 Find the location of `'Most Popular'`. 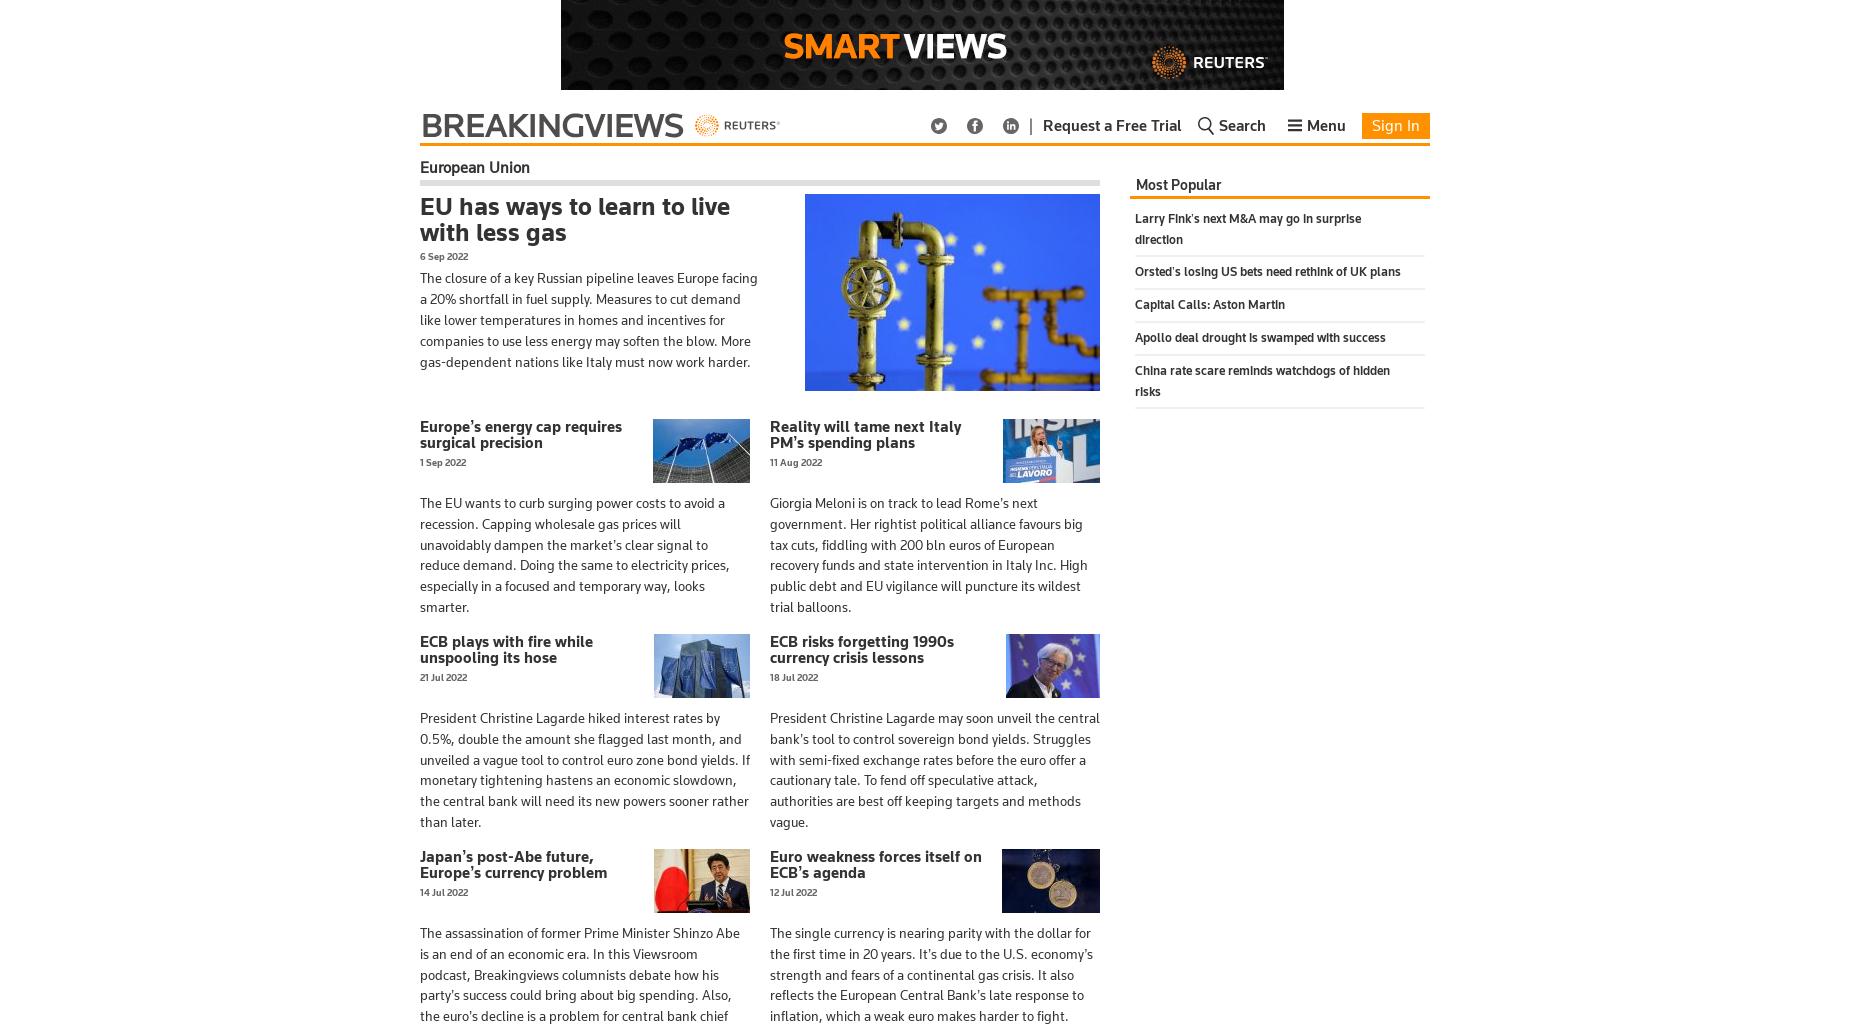

'Most Popular' is located at coordinates (1177, 183).